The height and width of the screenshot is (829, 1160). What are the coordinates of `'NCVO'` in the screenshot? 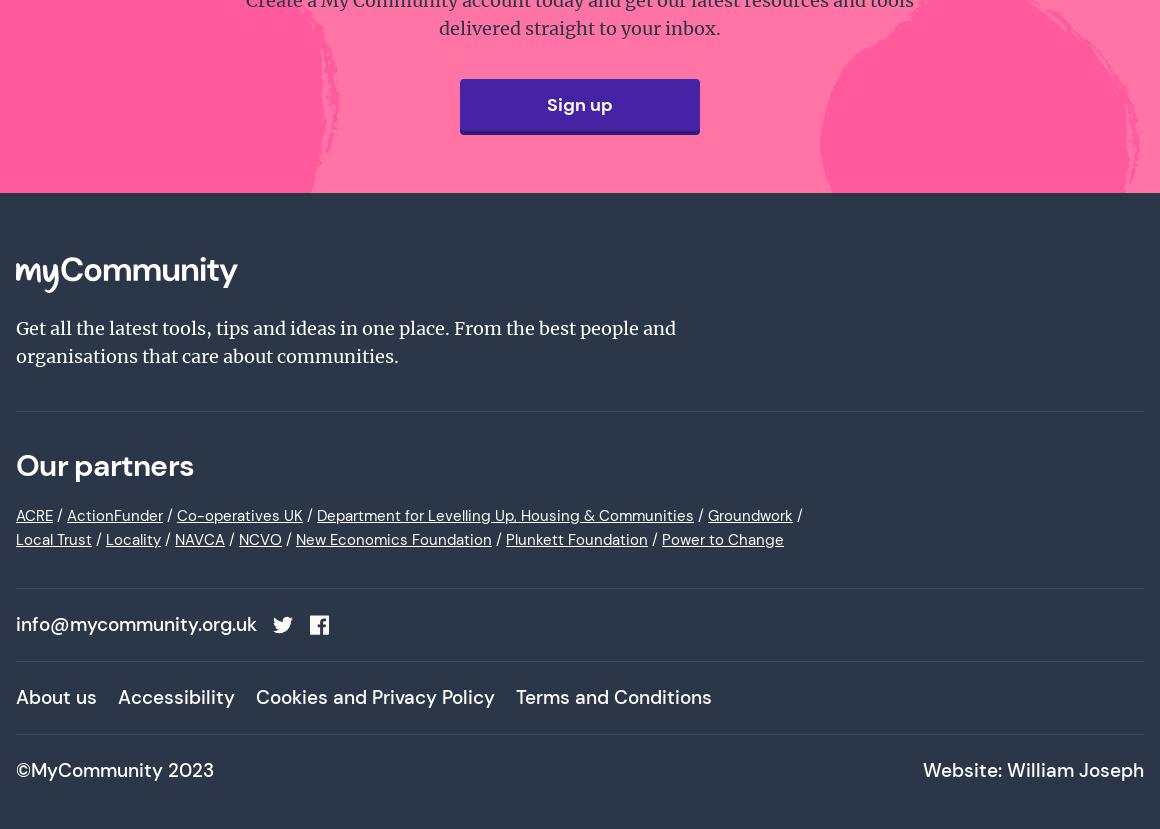 It's located at (260, 540).